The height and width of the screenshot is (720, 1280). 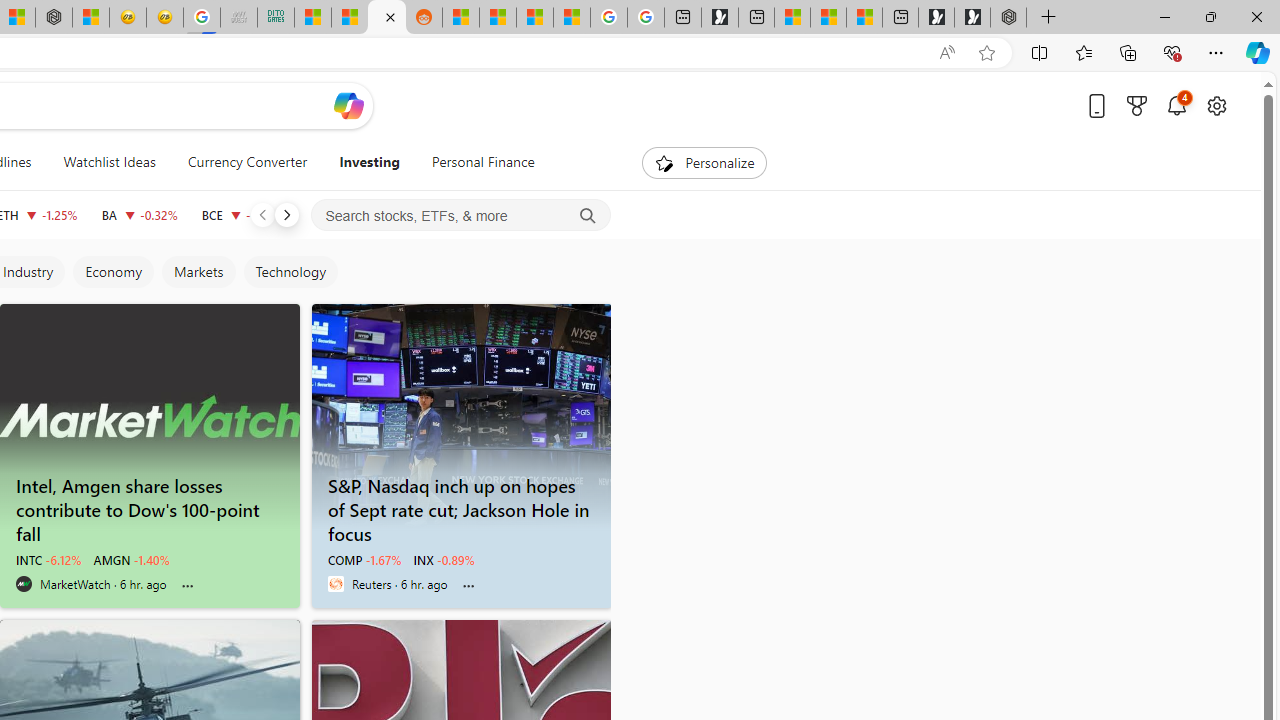 I want to click on 'Nordace - #1 Japanese Best-Seller - Siena Smart Backpack', so click(x=53, y=17).